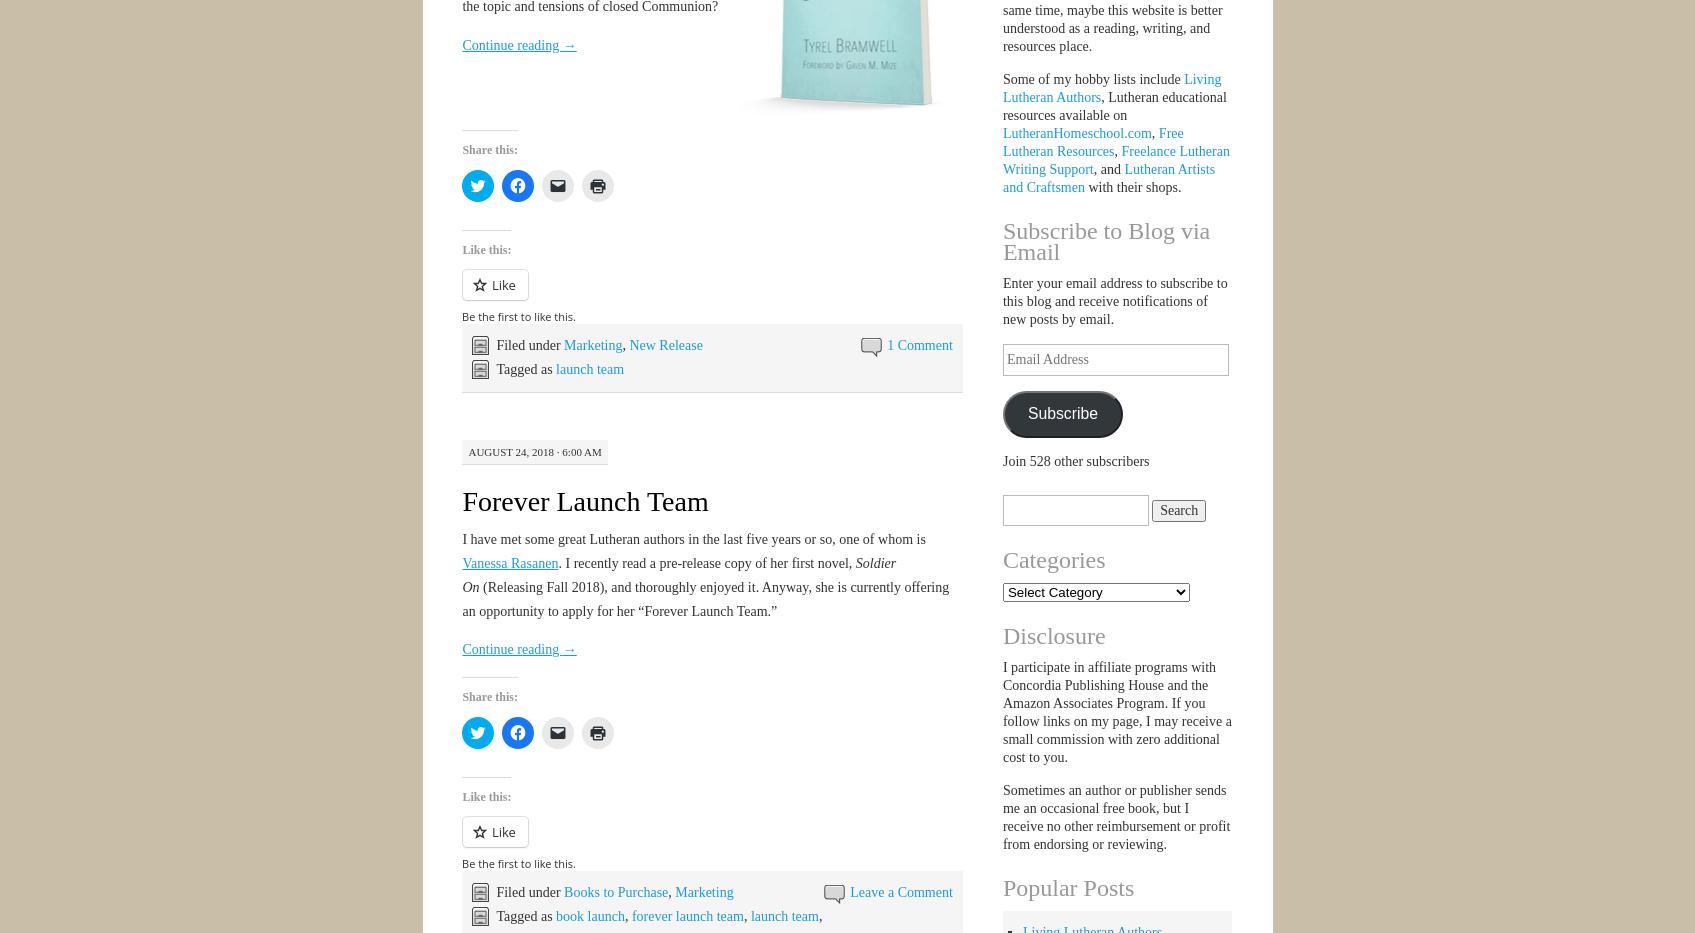 The height and width of the screenshot is (933, 1695). I want to click on ', Lutheran educational resources available on', so click(1112, 105).